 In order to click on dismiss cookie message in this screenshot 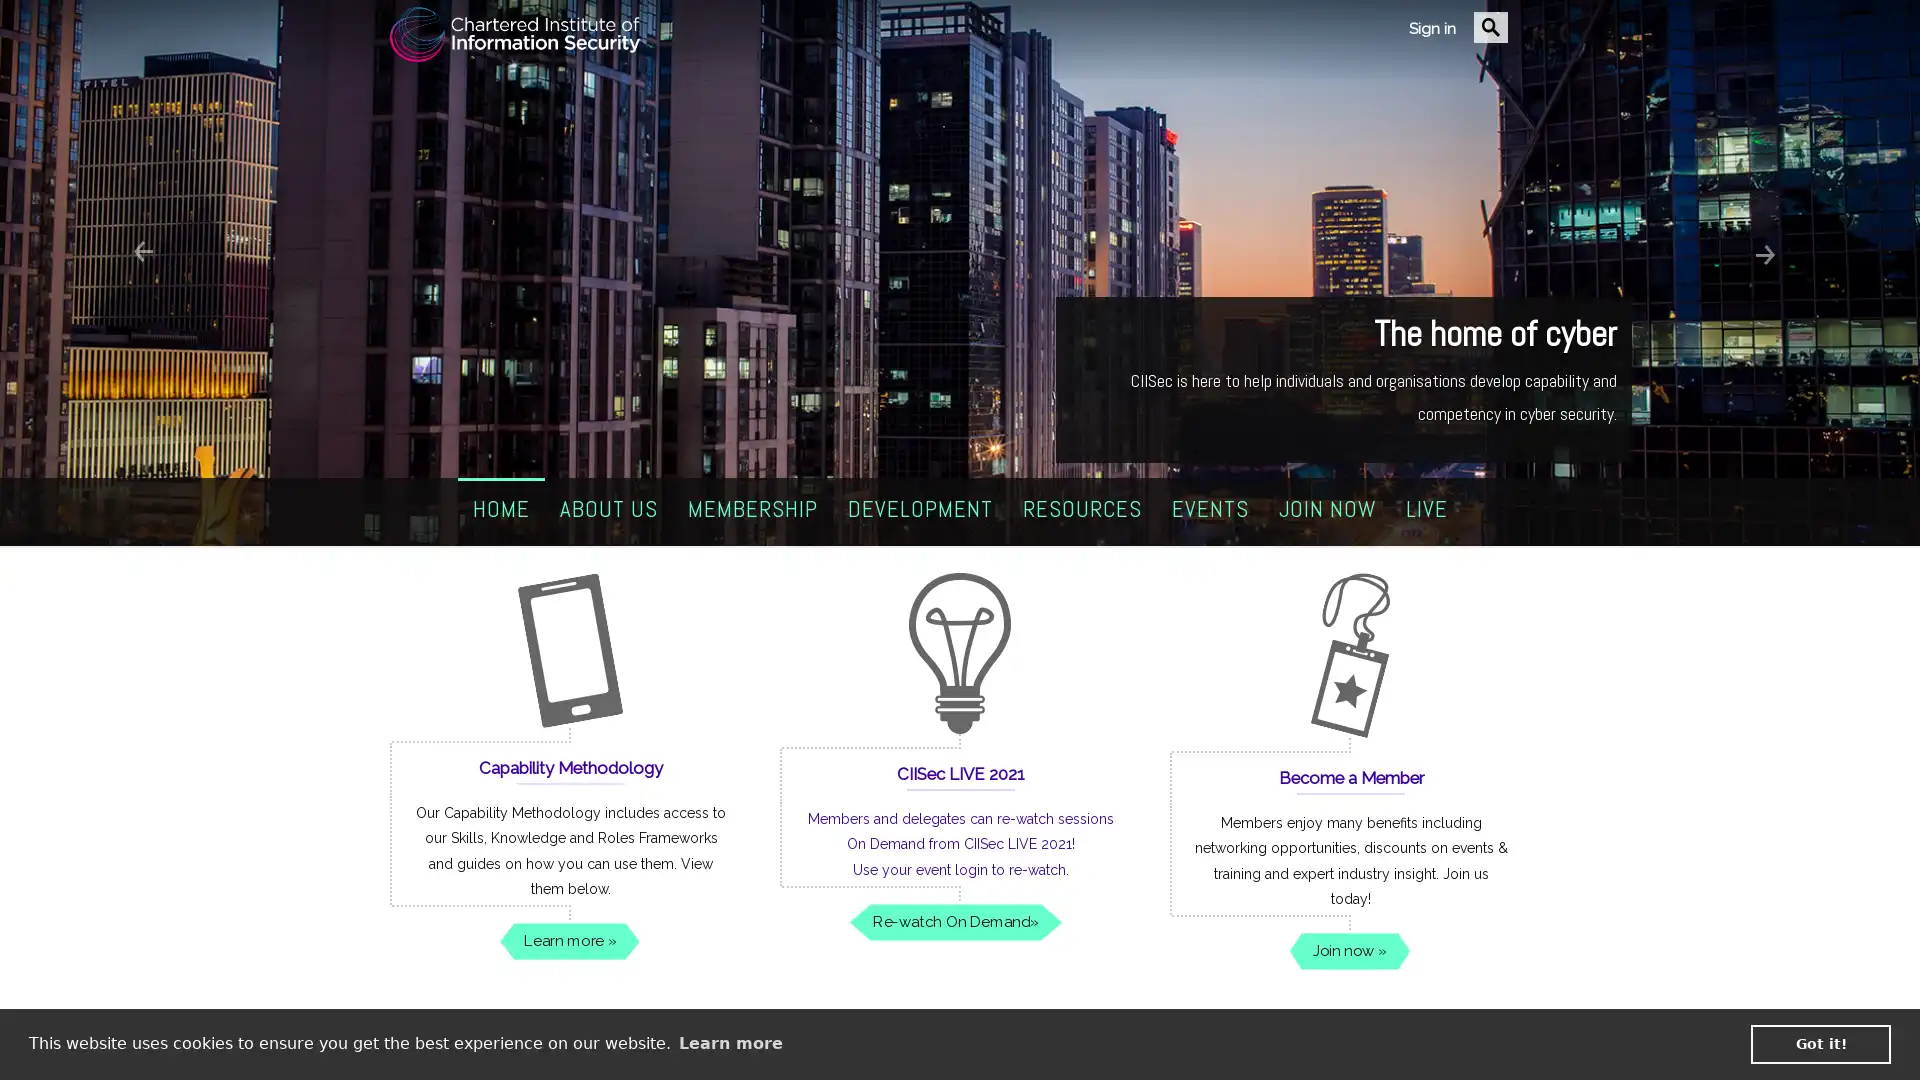, I will do `click(1820, 1043)`.